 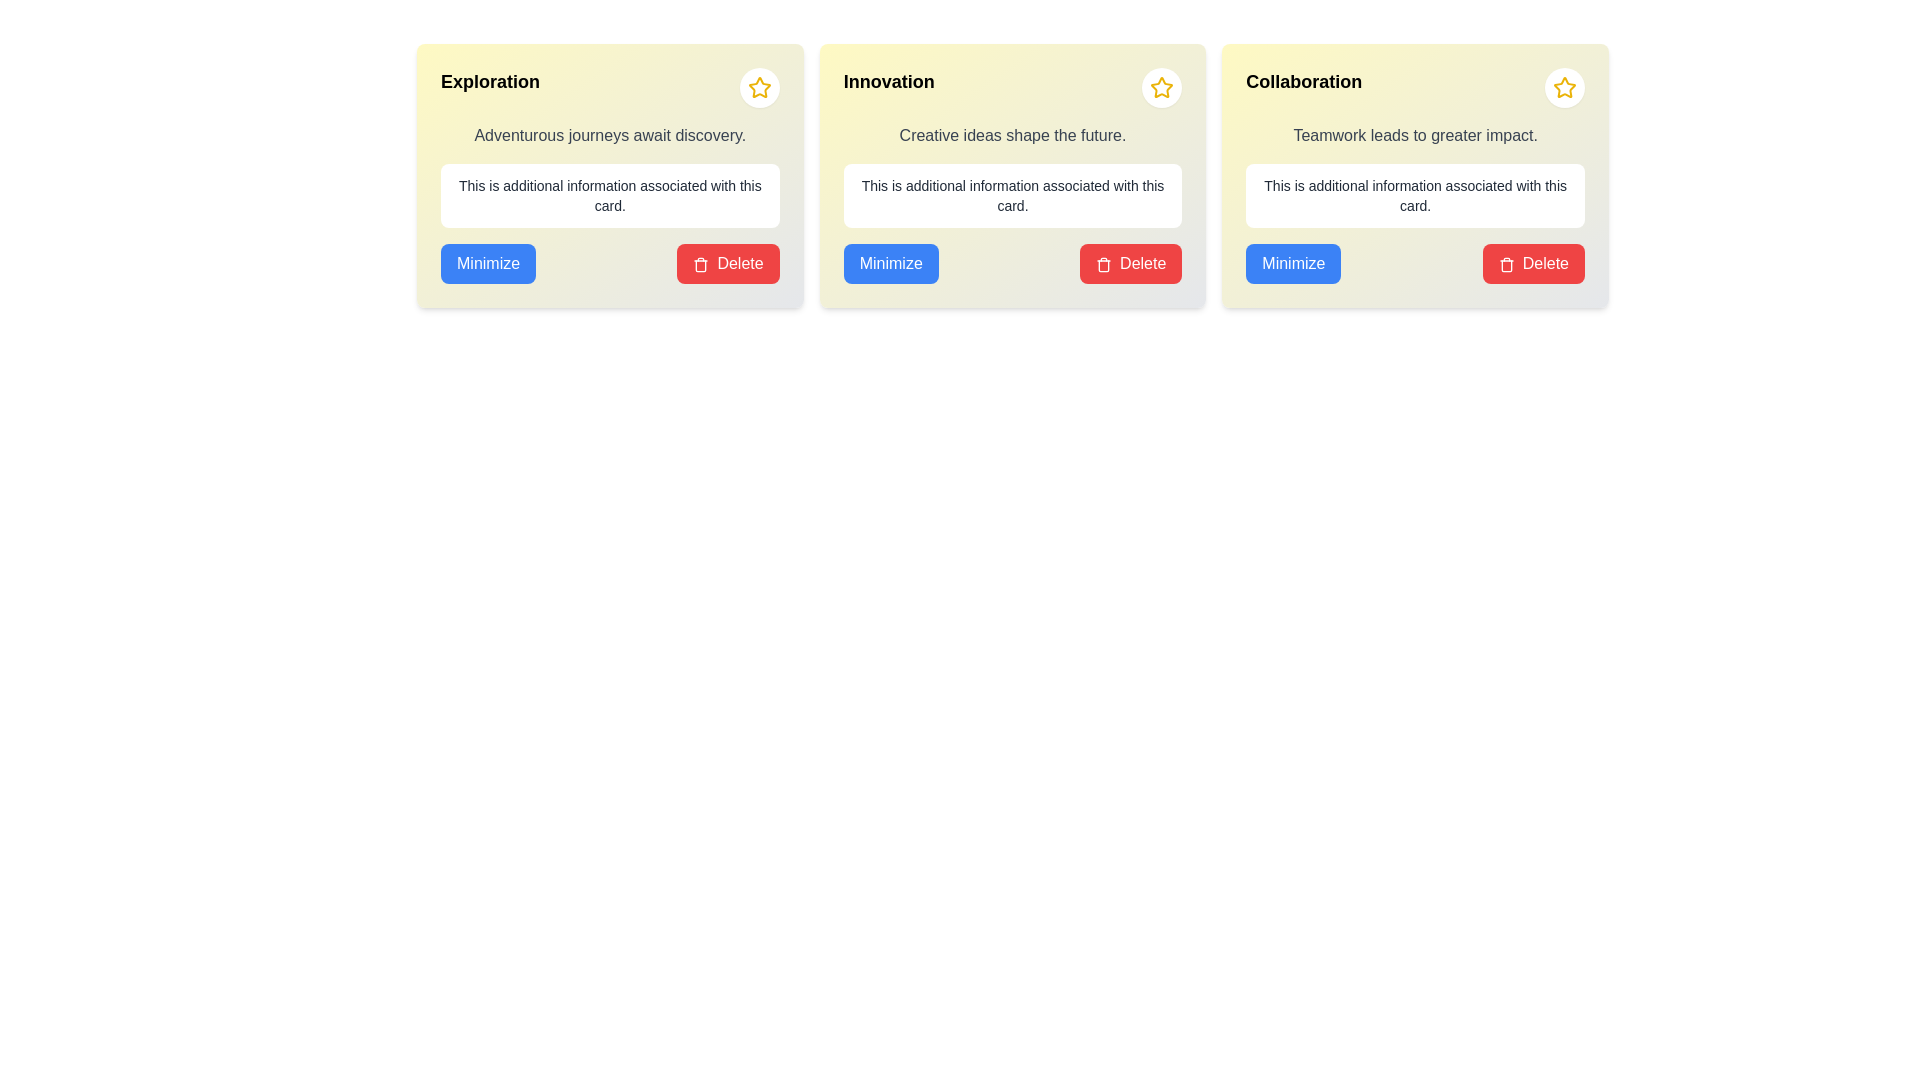 I want to click on the bold text label displaying 'Innovation' that is prominently positioned at the top-left corner of the second card in the three-card layout, so click(x=888, y=87).